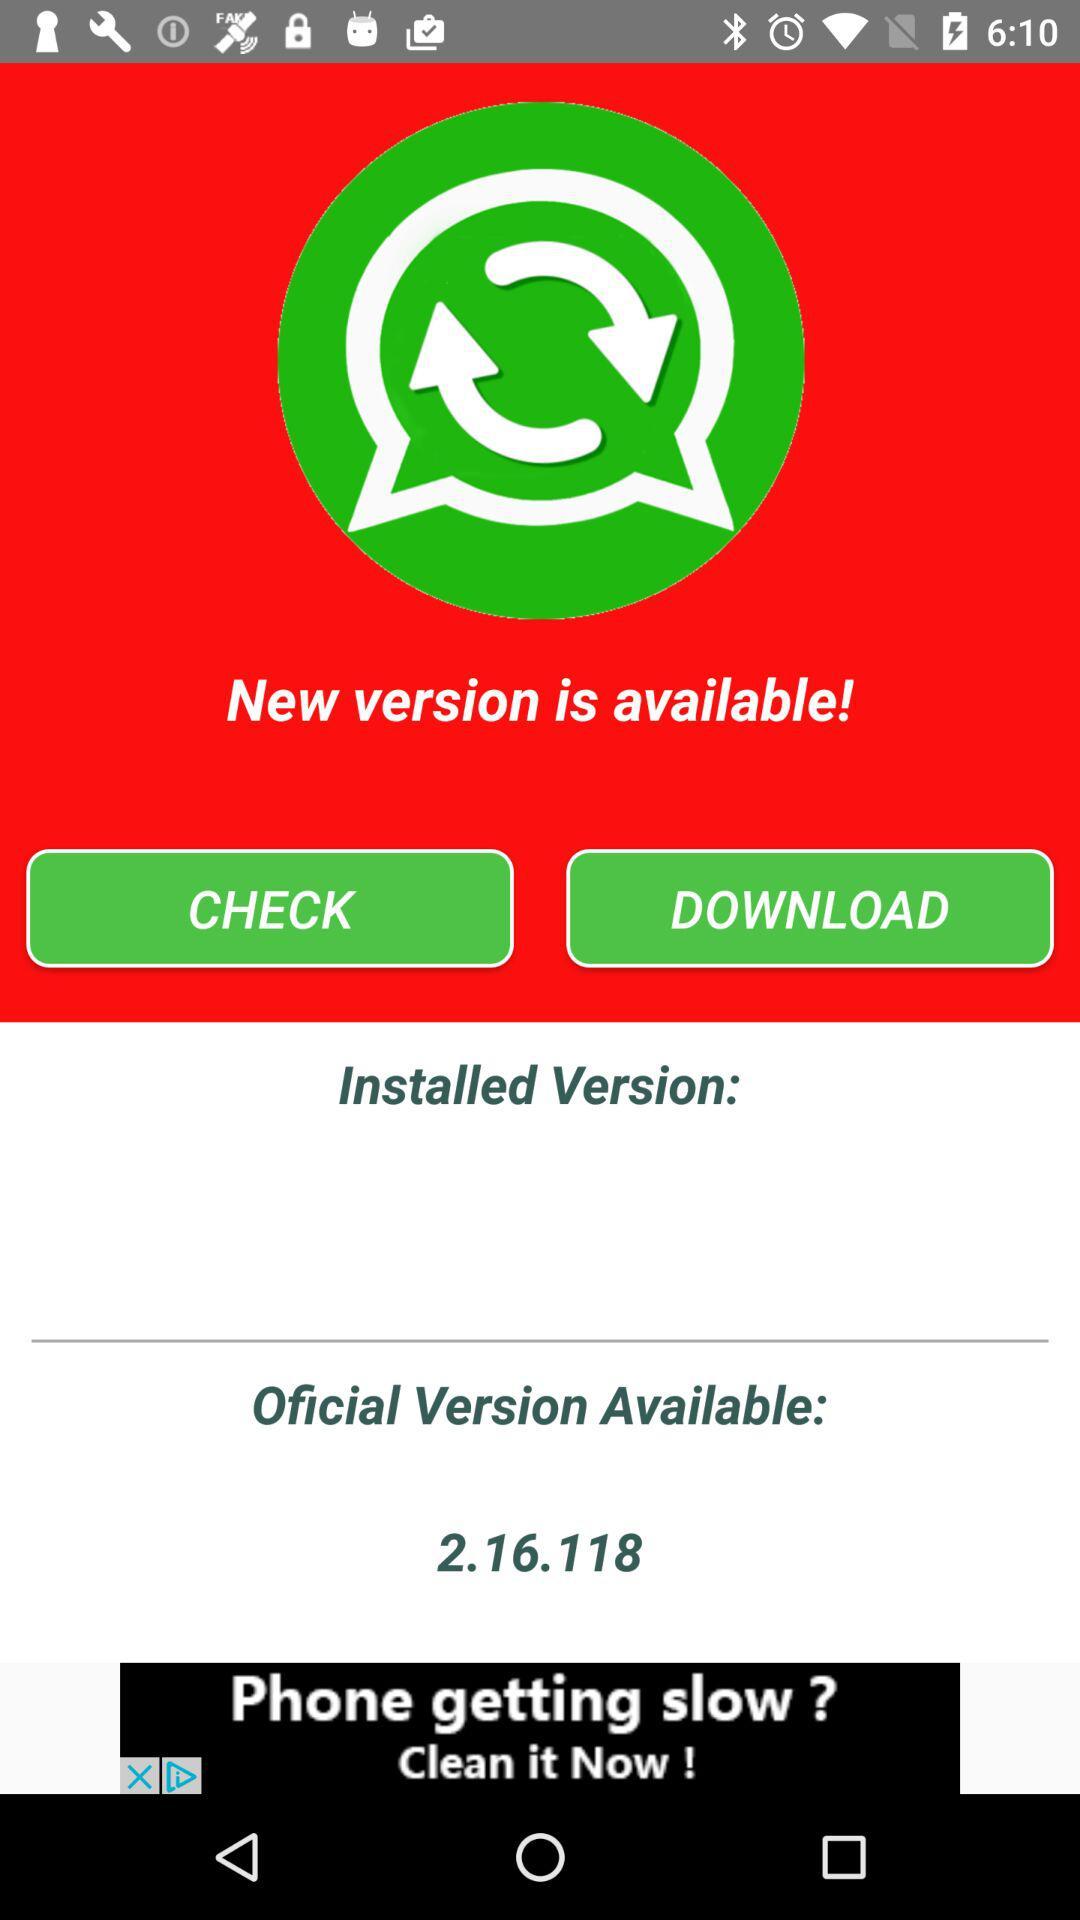 This screenshot has width=1080, height=1920. What do you see at coordinates (540, 1727) in the screenshot?
I see `open the advertisement` at bounding box center [540, 1727].